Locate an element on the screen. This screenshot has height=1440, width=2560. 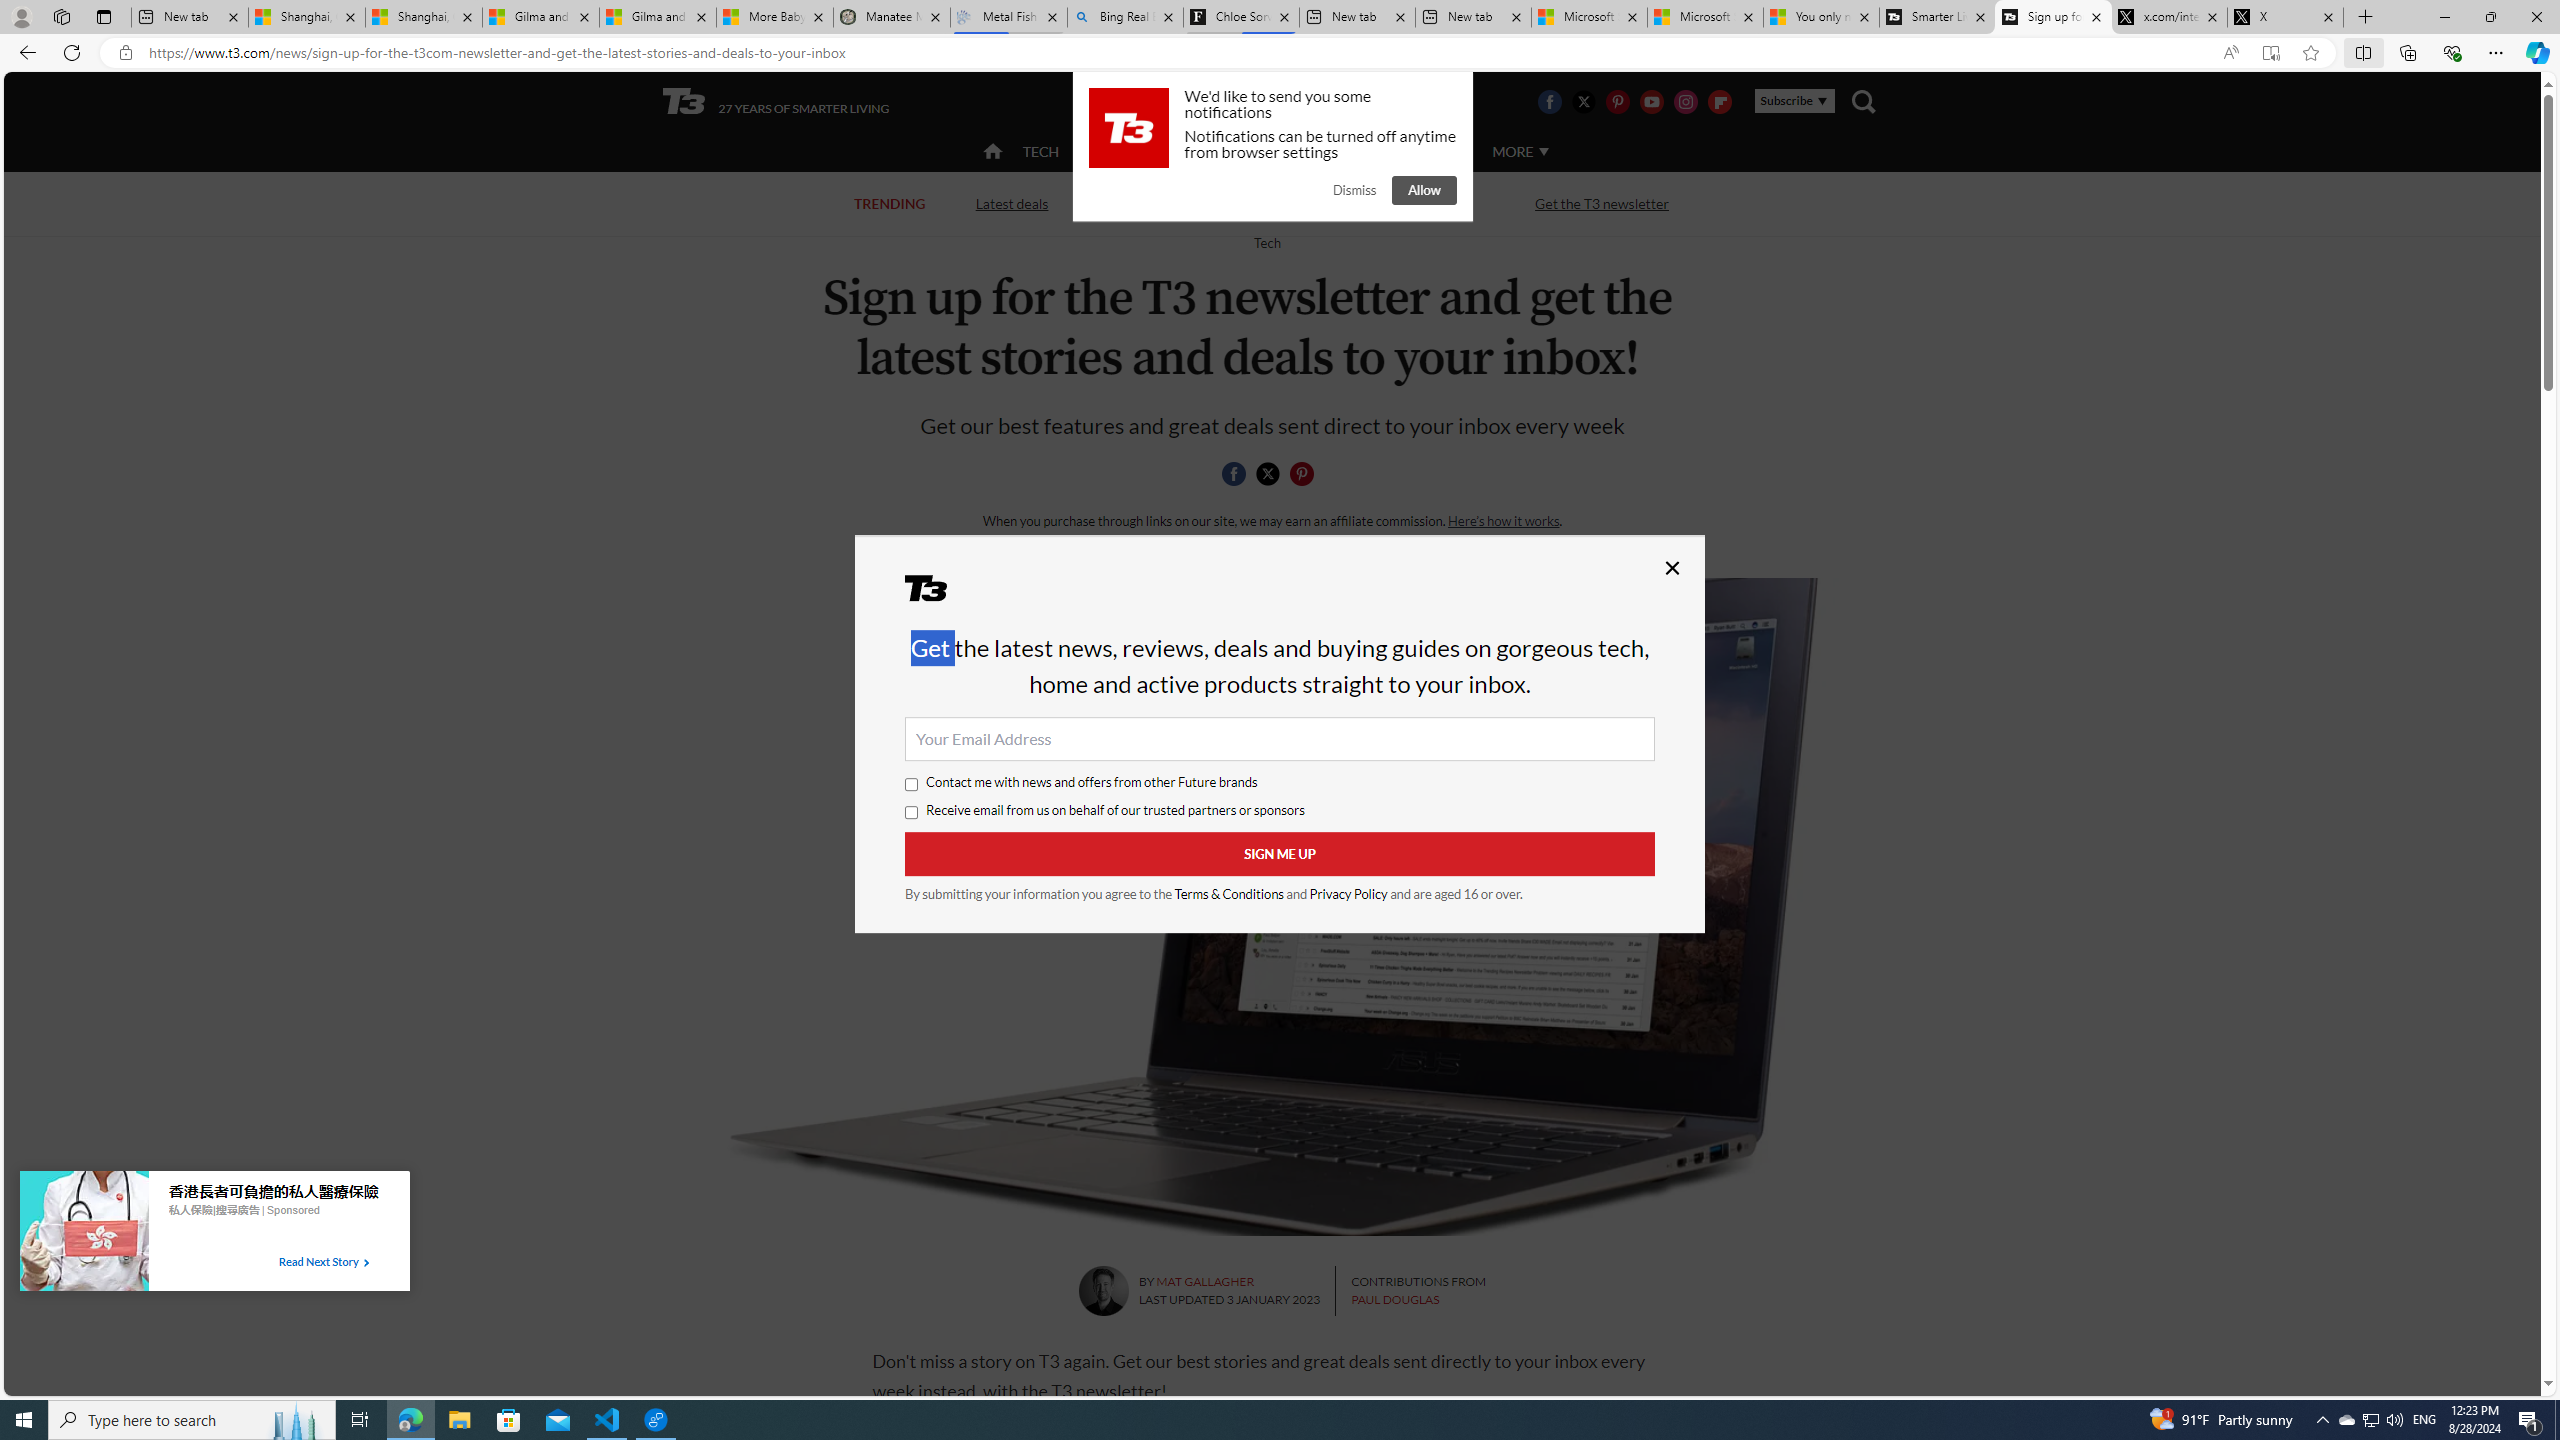
'Mat Gallagher' is located at coordinates (1102, 1290).